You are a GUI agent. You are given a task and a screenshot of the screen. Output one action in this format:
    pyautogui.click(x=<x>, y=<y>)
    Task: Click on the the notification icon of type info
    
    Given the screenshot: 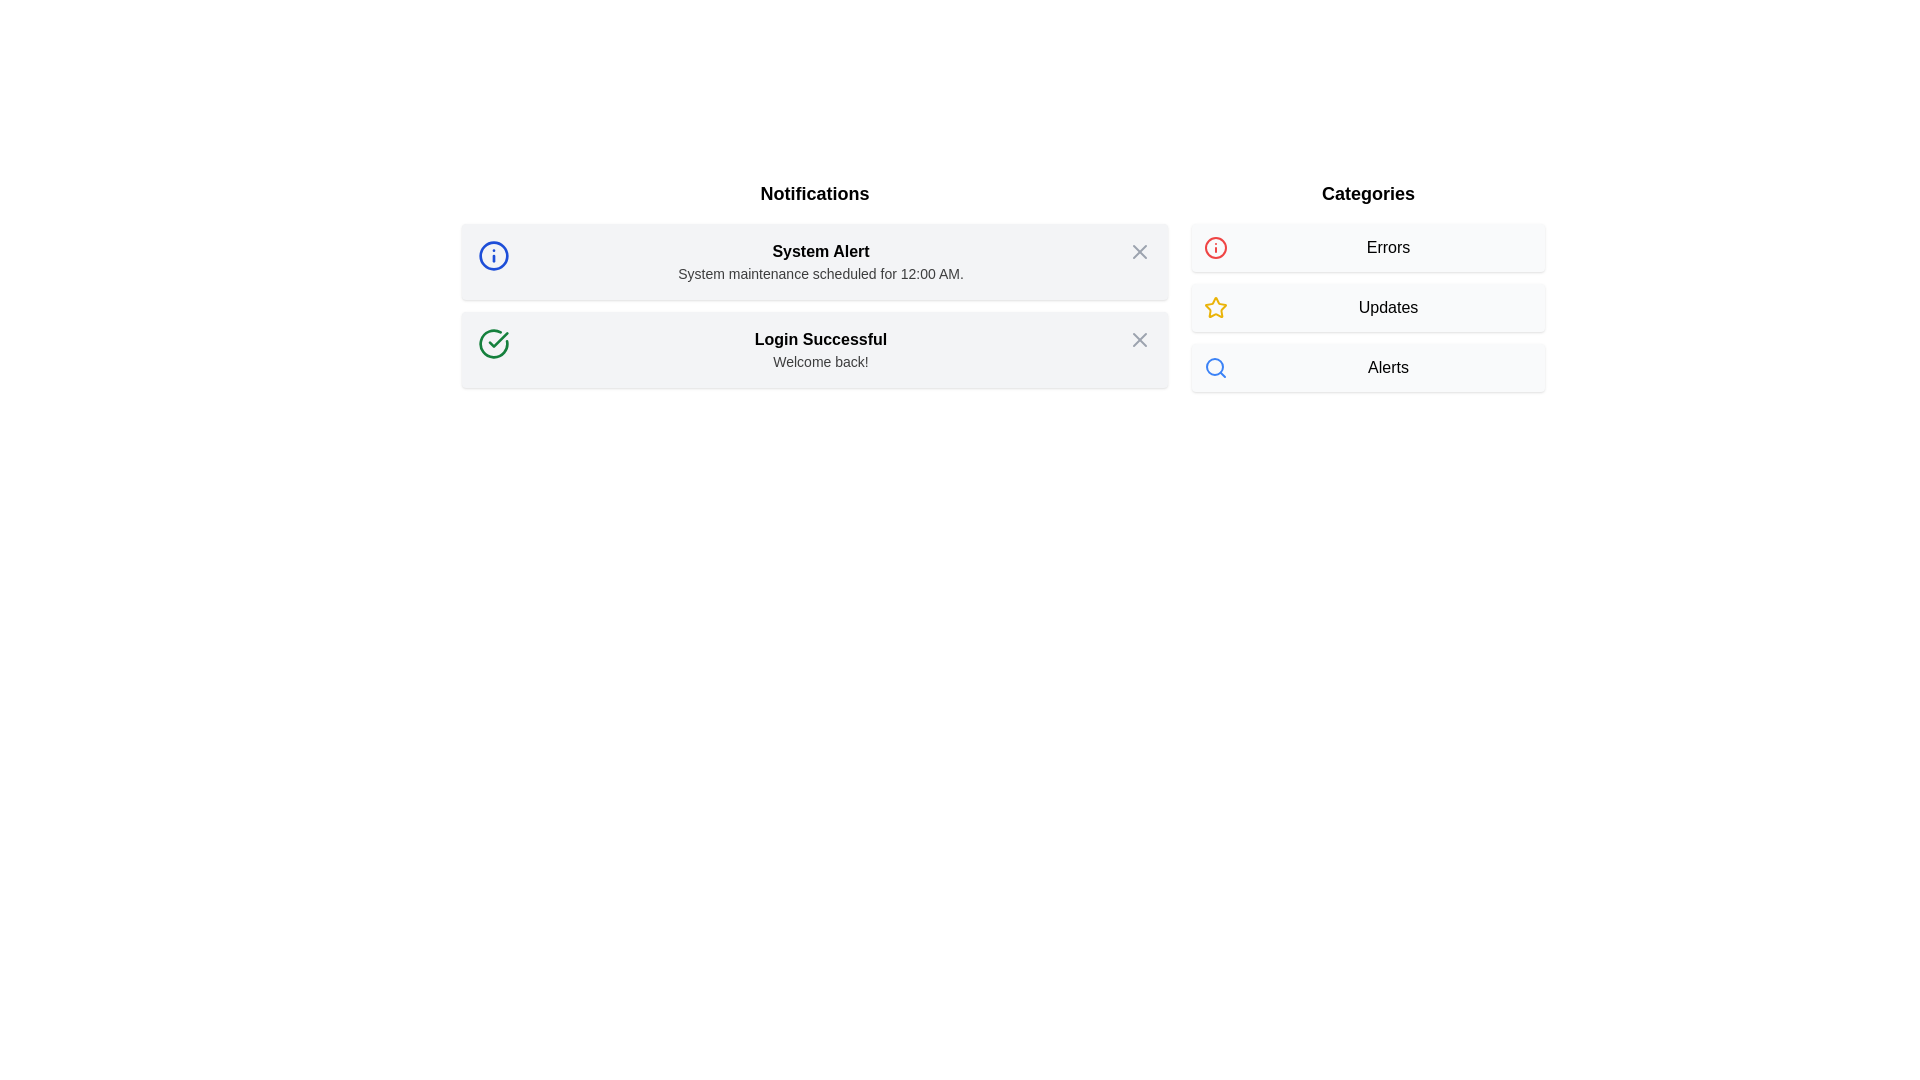 What is the action you would take?
    pyautogui.click(x=494, y=254)
    